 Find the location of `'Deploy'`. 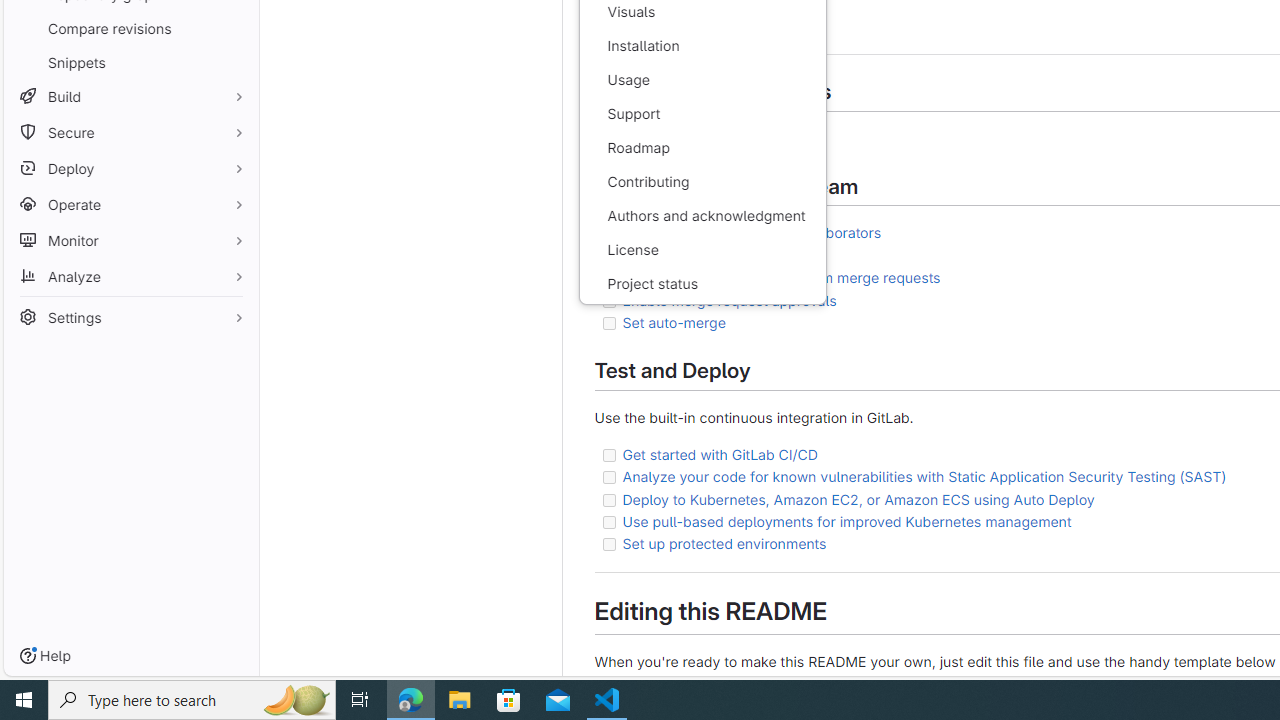

'Deploy' is located at coordinates (130, 167).